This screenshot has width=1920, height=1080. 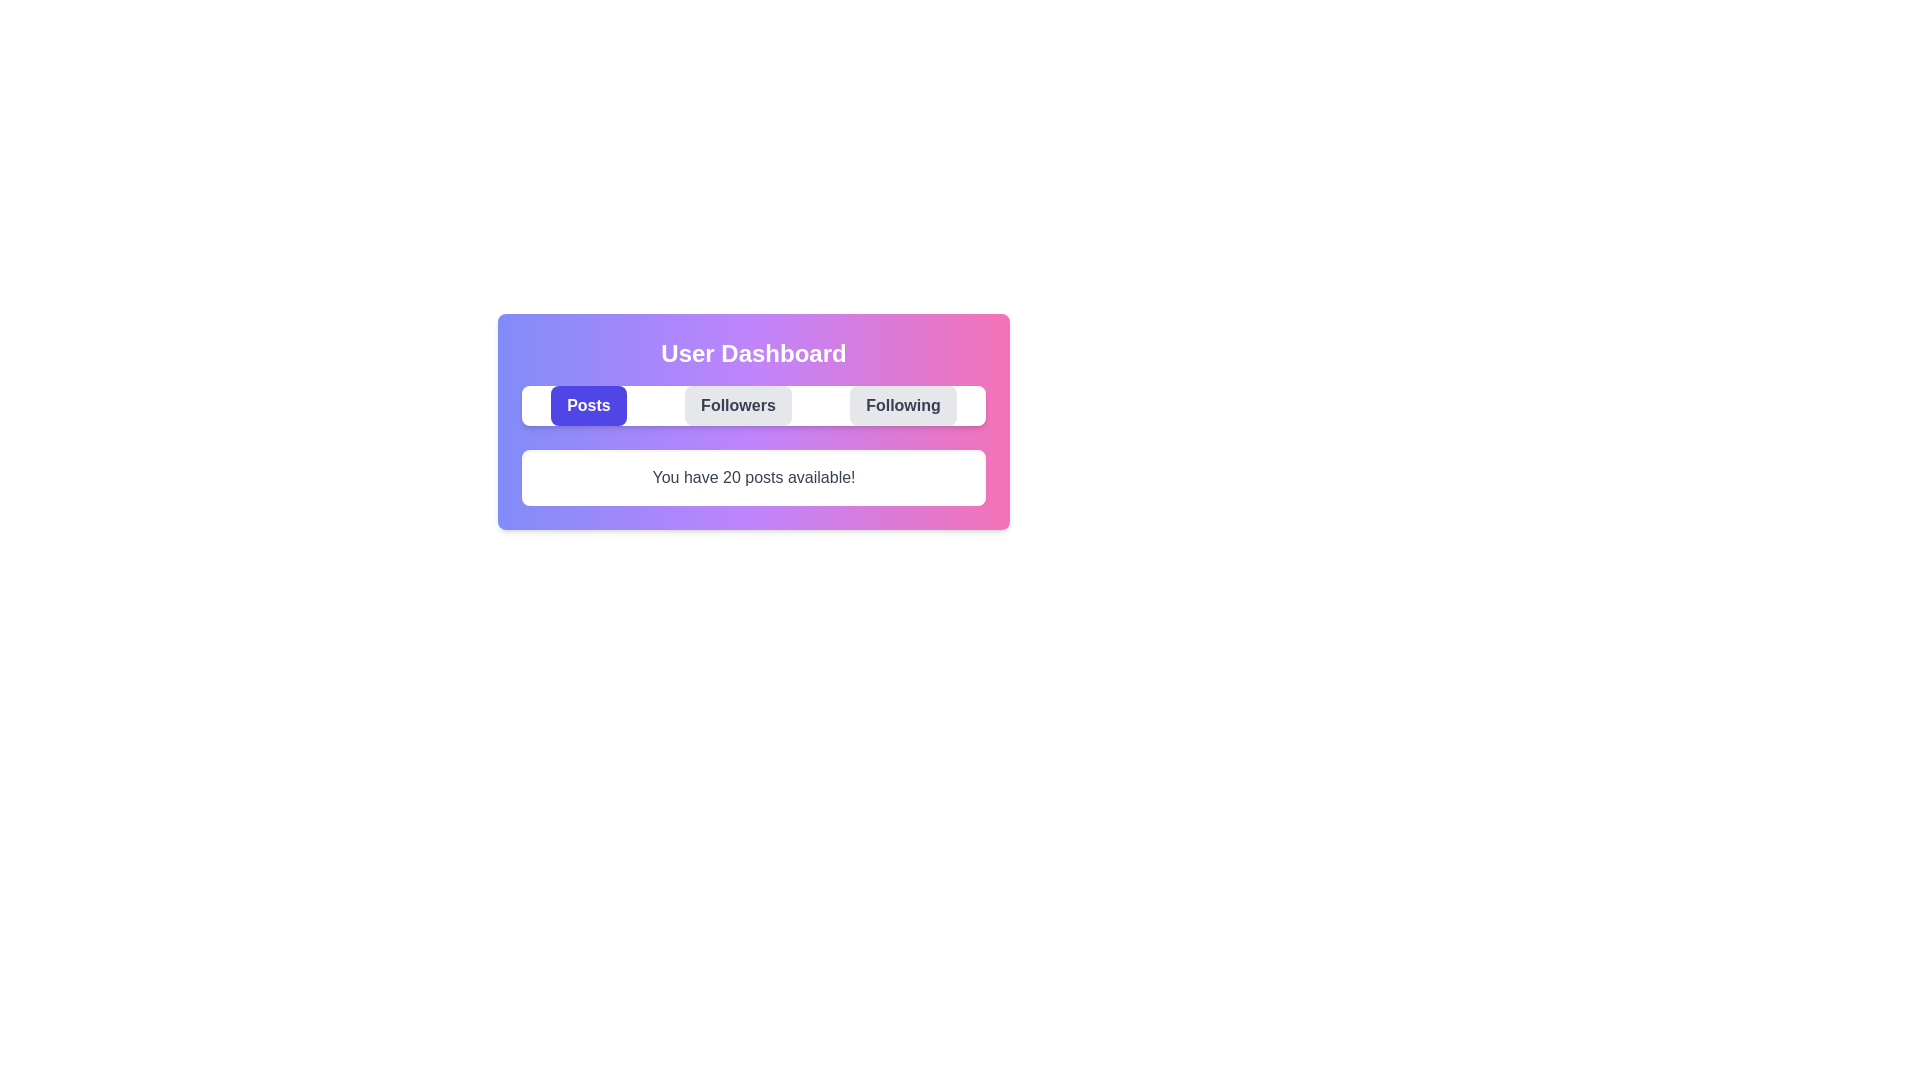 I want to click on the informational Static Text displaying the number of posts available, which is centered in the lower half of the central panel beneath the tabs labeled 'Posts,' 'Followers,' and 'Following.', so click(x=752, y=478).